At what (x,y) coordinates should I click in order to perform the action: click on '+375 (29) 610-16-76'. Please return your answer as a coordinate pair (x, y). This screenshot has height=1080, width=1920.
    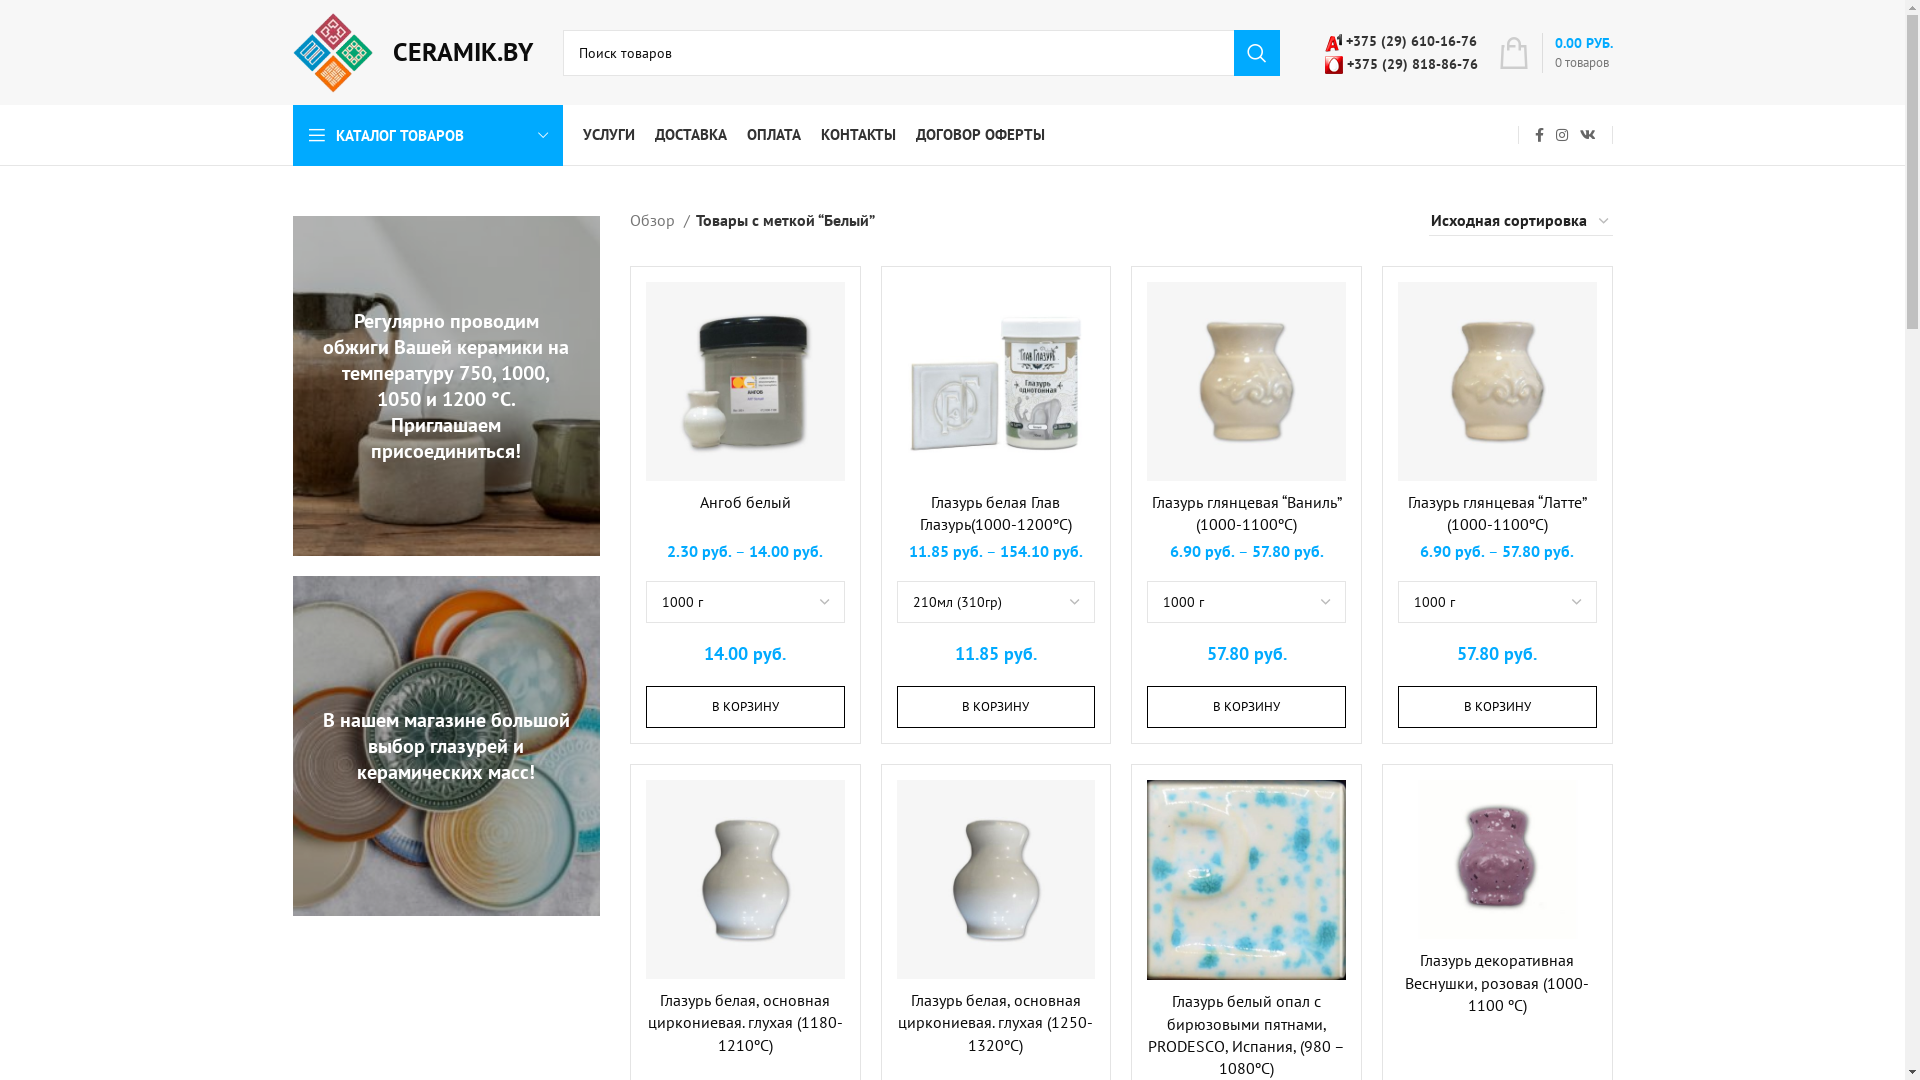
    Looking at the image, I should click on (1324, 41).